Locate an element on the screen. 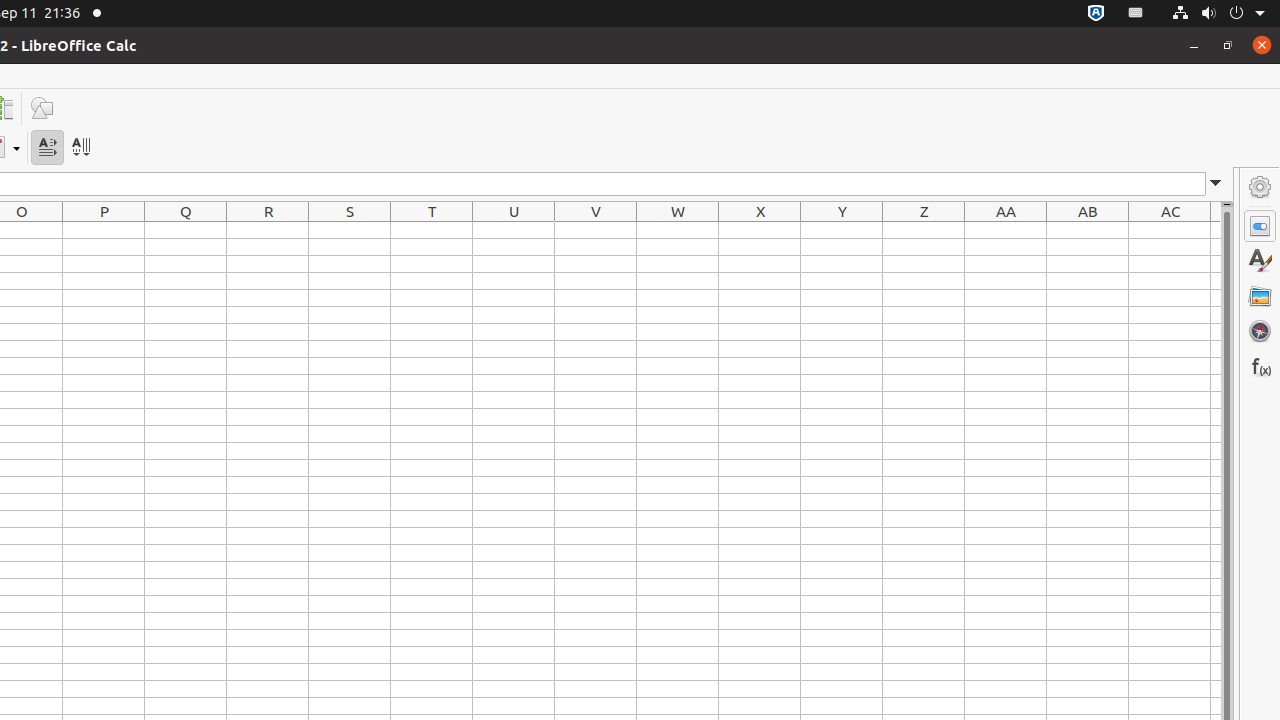 The height and width of the screenshot is (720, 1280). 'Z1' is located at coordinates (923, 229).